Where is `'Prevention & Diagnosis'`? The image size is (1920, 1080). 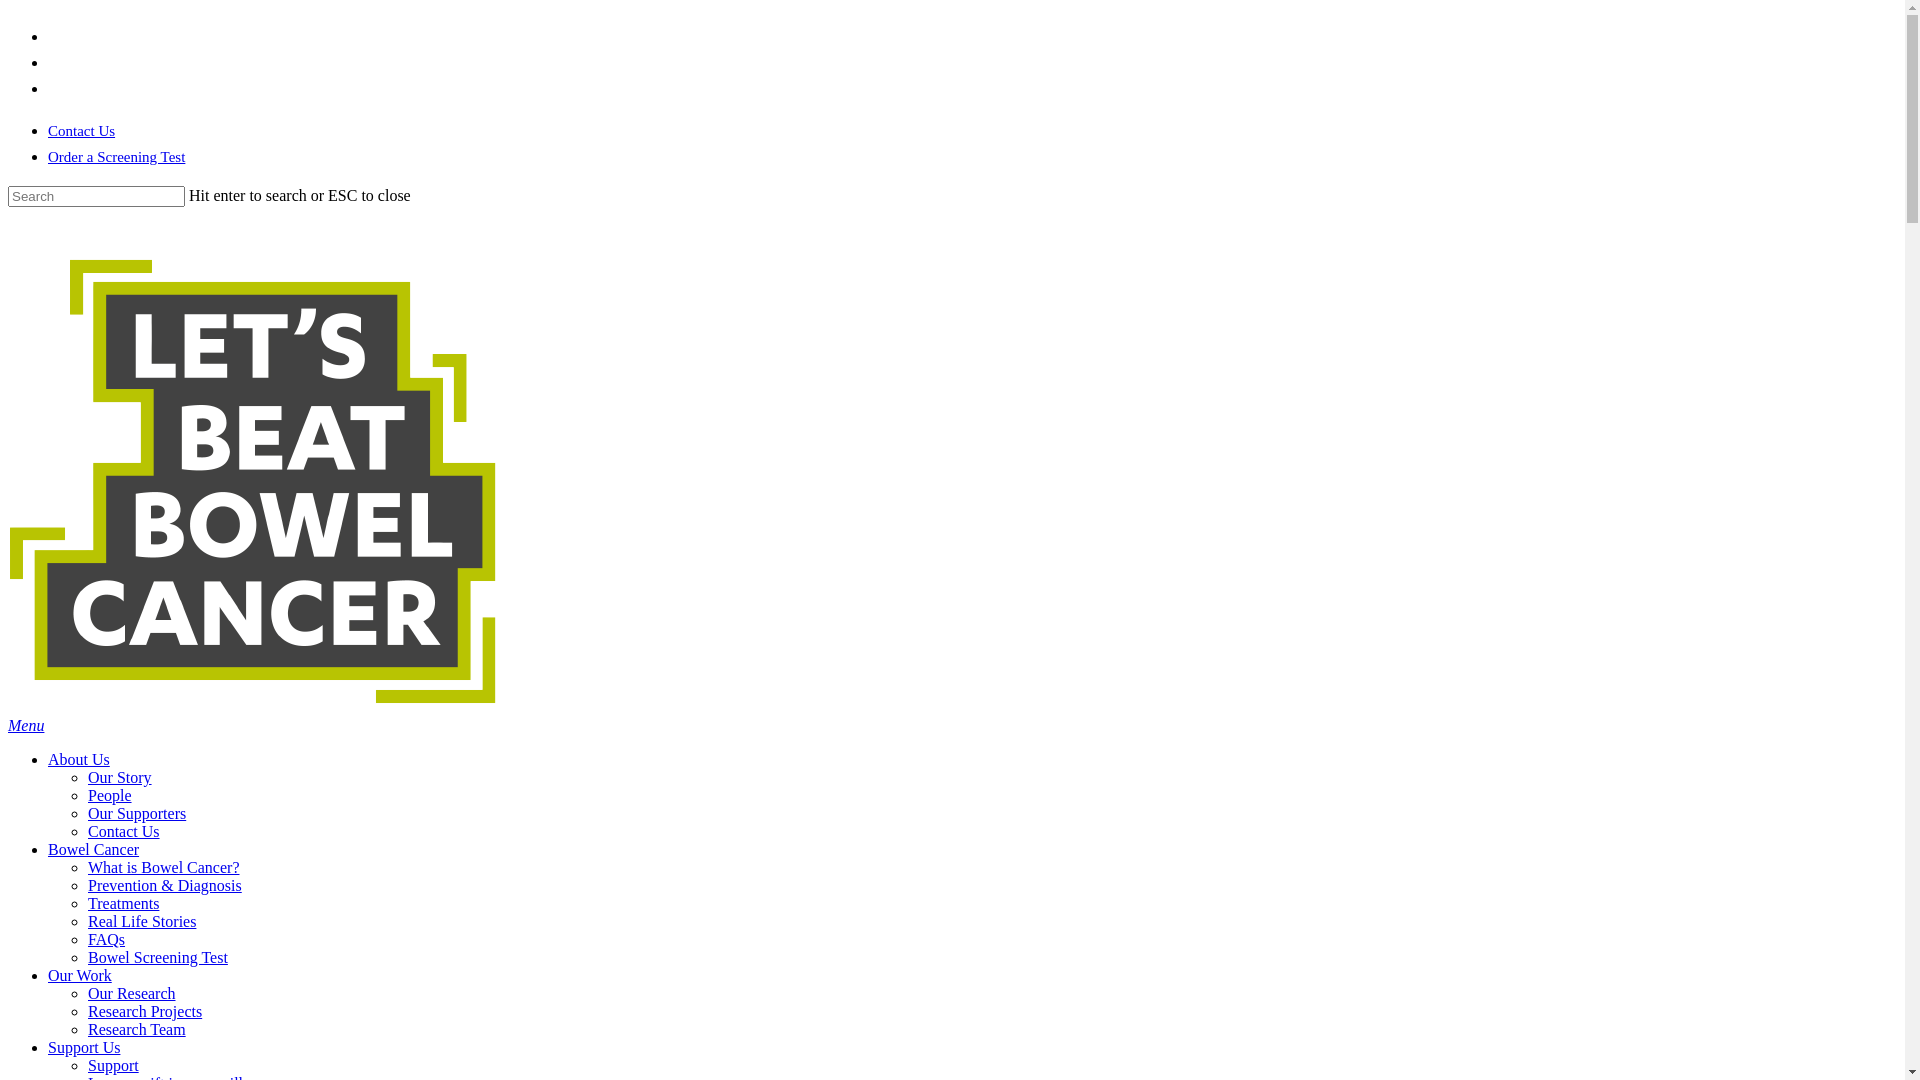 'Prevention & Diagnosis' is located at coordinates (164, 884).